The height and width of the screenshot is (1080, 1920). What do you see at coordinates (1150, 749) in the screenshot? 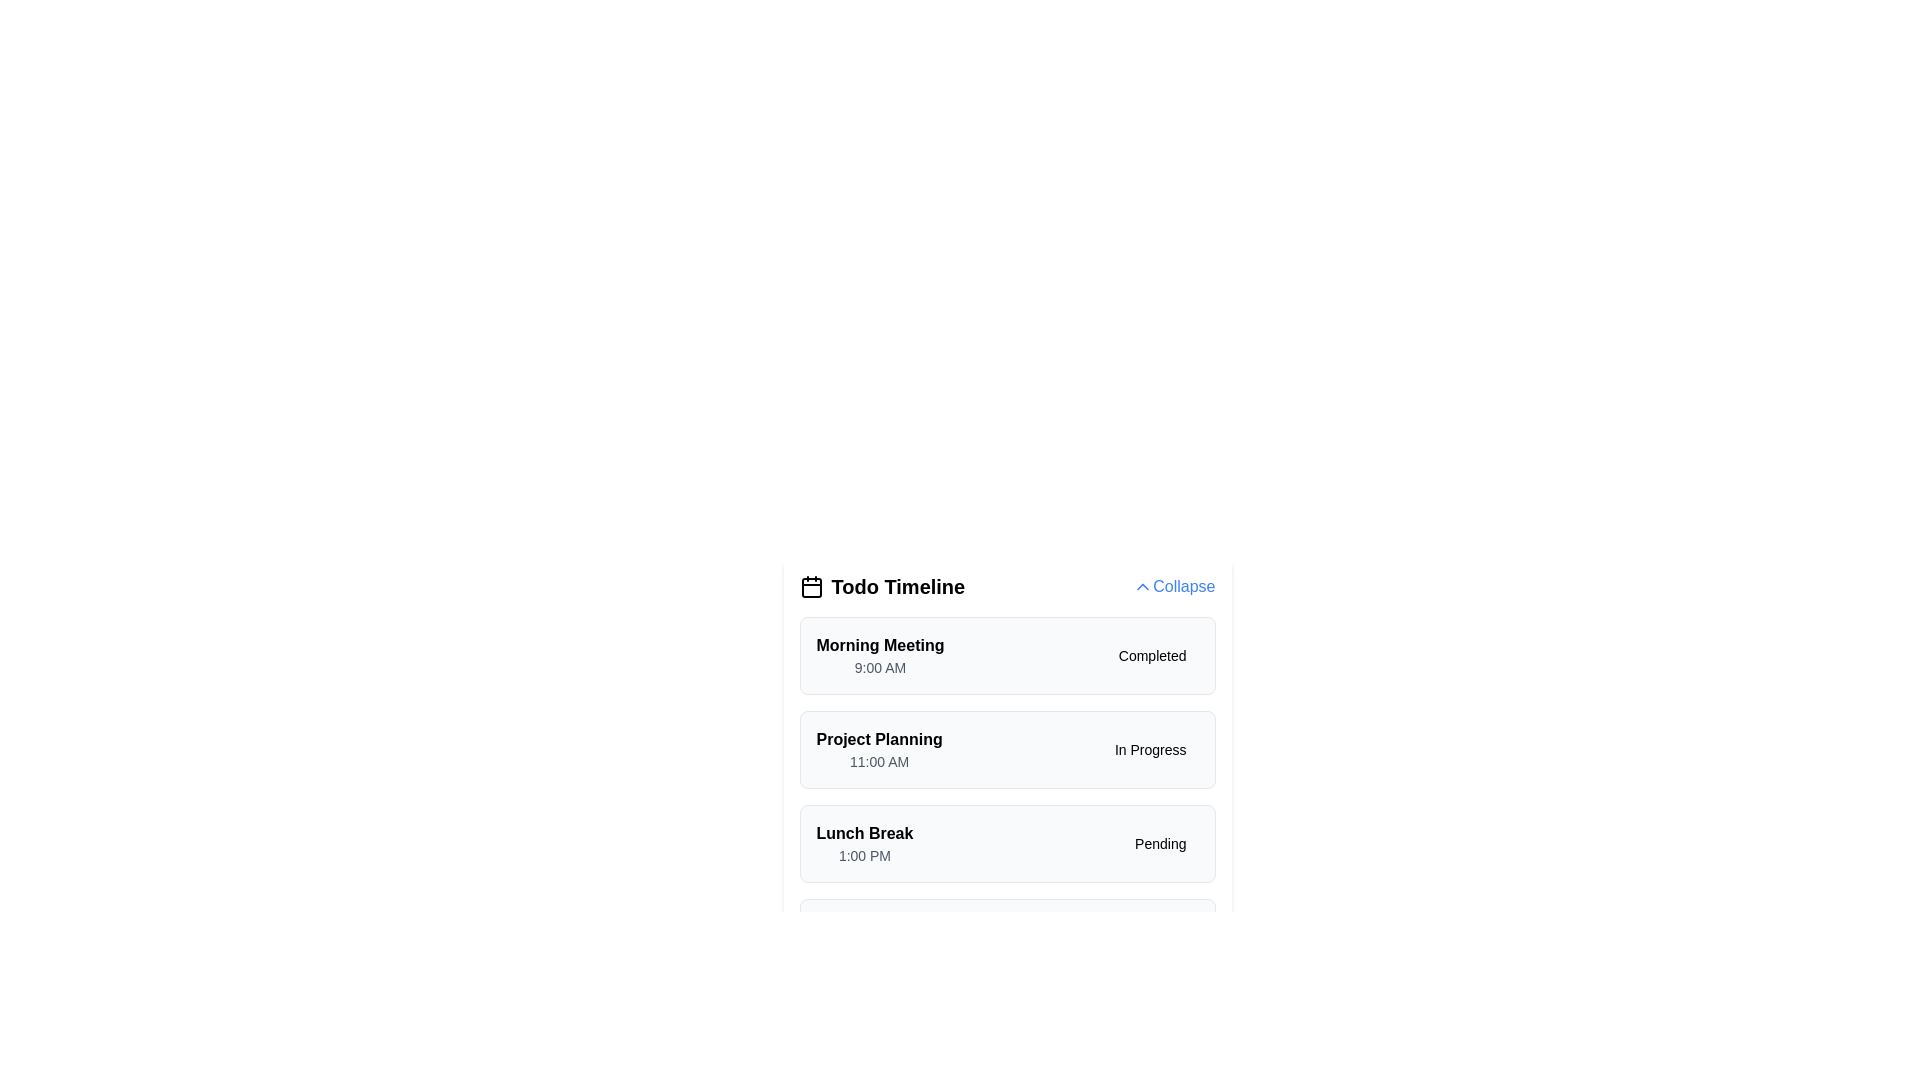
I see `the Status badge, which displays 'In Progress' in bold text on a light yellow background, indicating the current status of the Project Planning task` at bounding box center [1150, 749].